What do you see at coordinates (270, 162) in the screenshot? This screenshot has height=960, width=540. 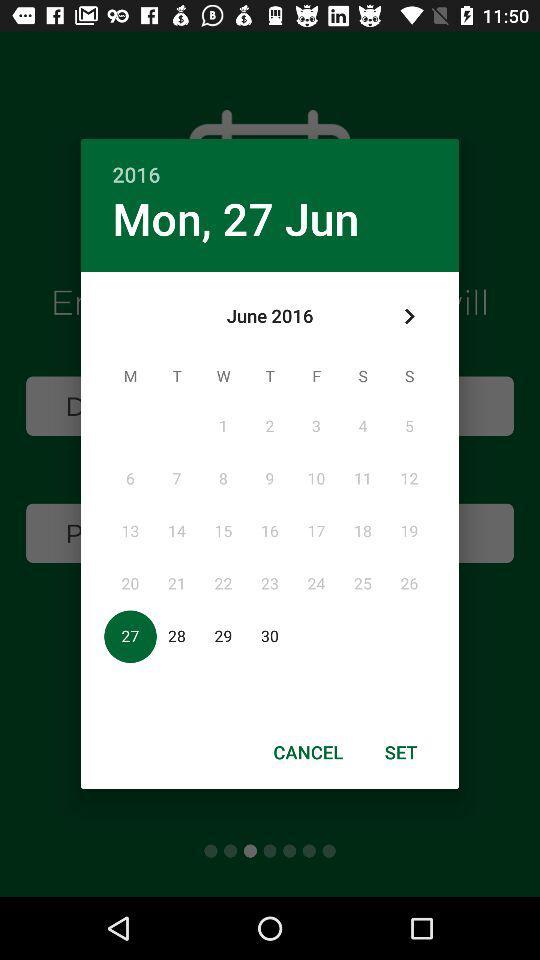 I see `the item above mon, 27 jun item` at bounding box center [270, 162].